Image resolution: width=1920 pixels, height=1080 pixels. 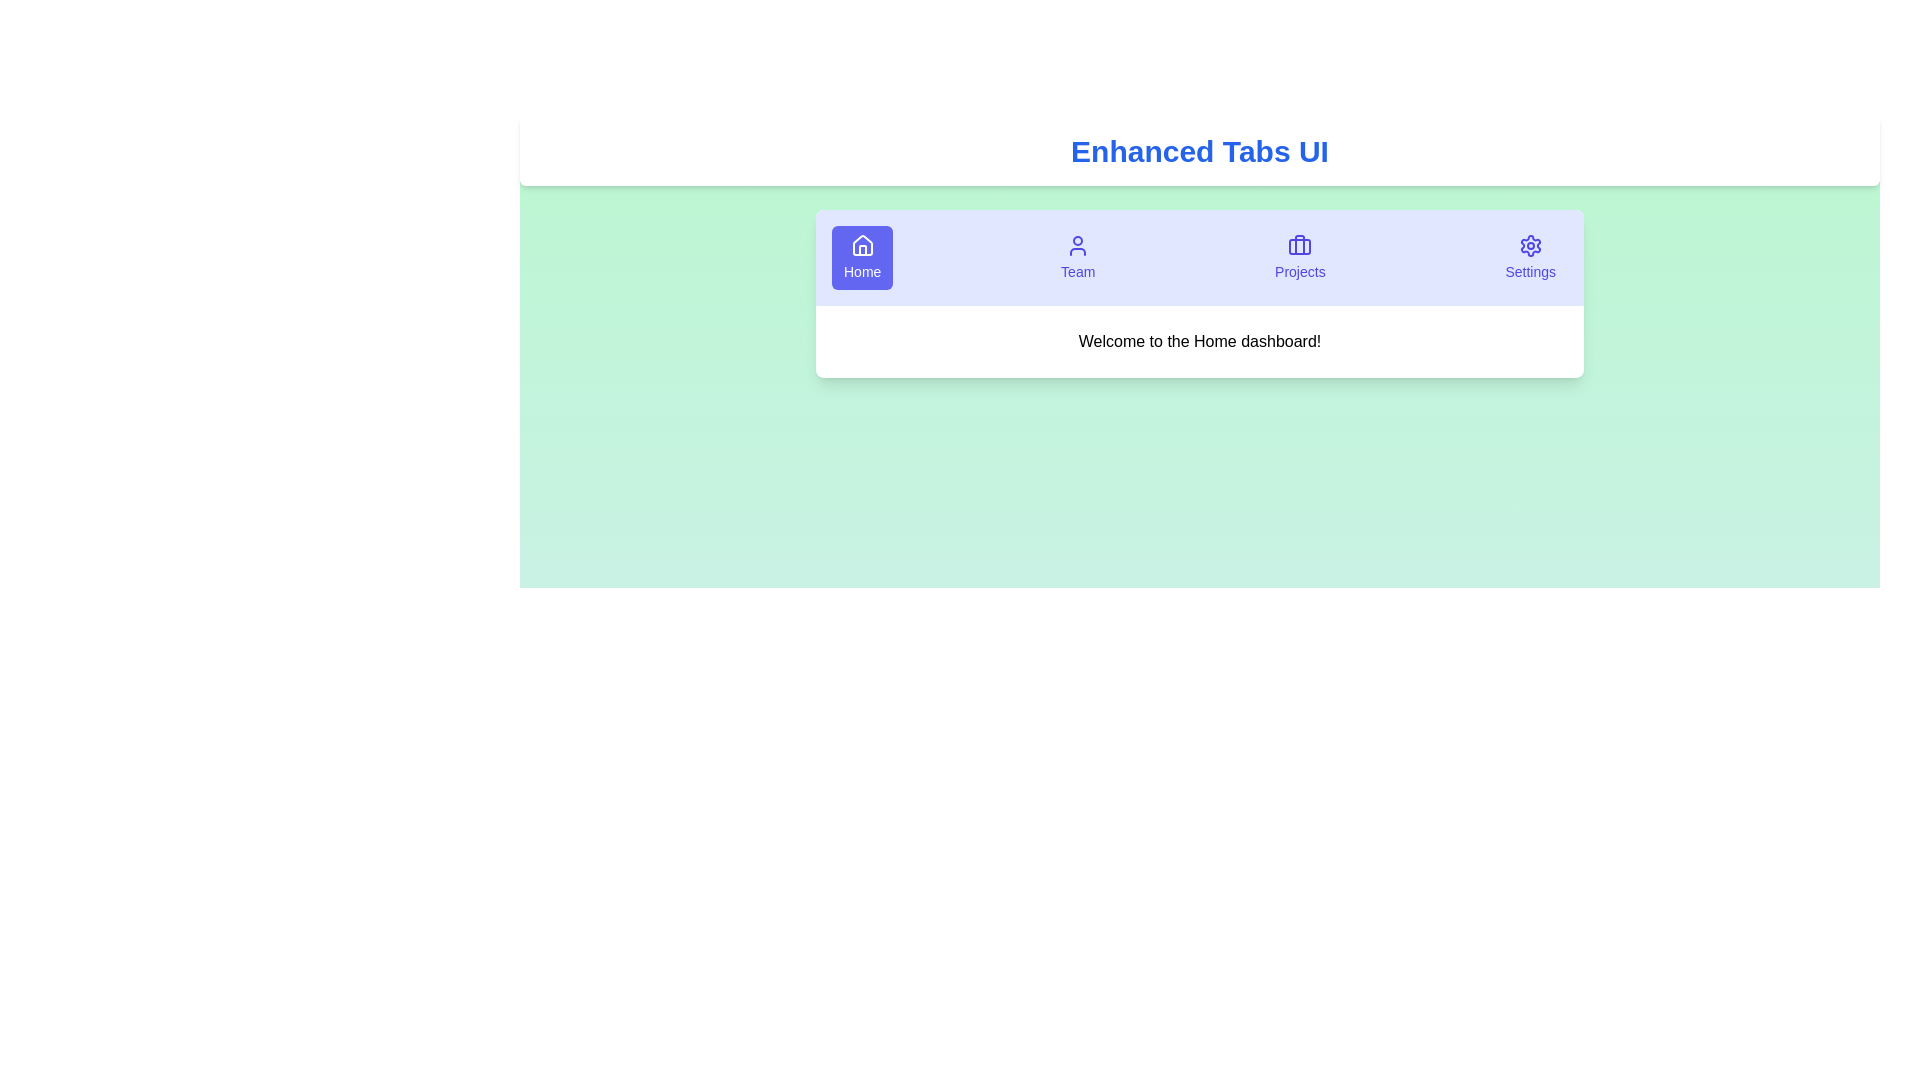 I want to click on the Projects tab icon, which visually represents the Projects section and is centrally aligned at the top of the content area, so click(x=1300, y=245).